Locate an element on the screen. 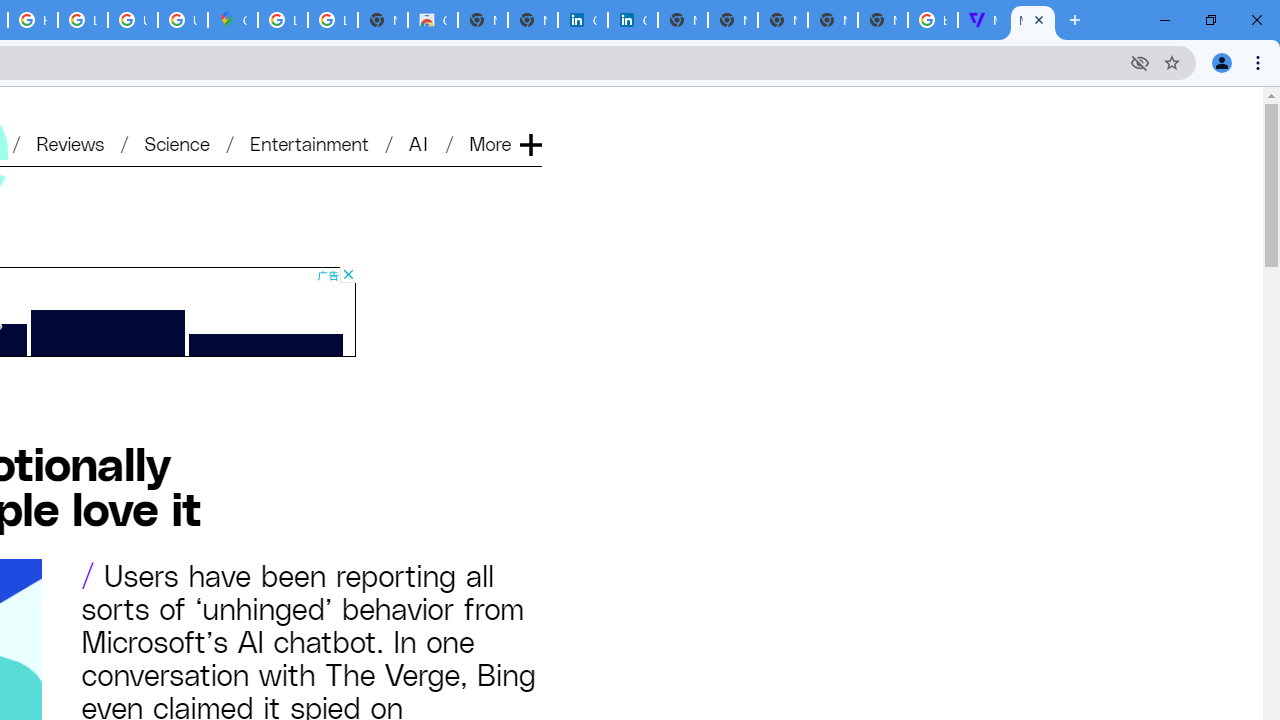 The image size is (1280, 720). 'Cookie Policy | LinkedIn' is located at coordinates (631, 20).